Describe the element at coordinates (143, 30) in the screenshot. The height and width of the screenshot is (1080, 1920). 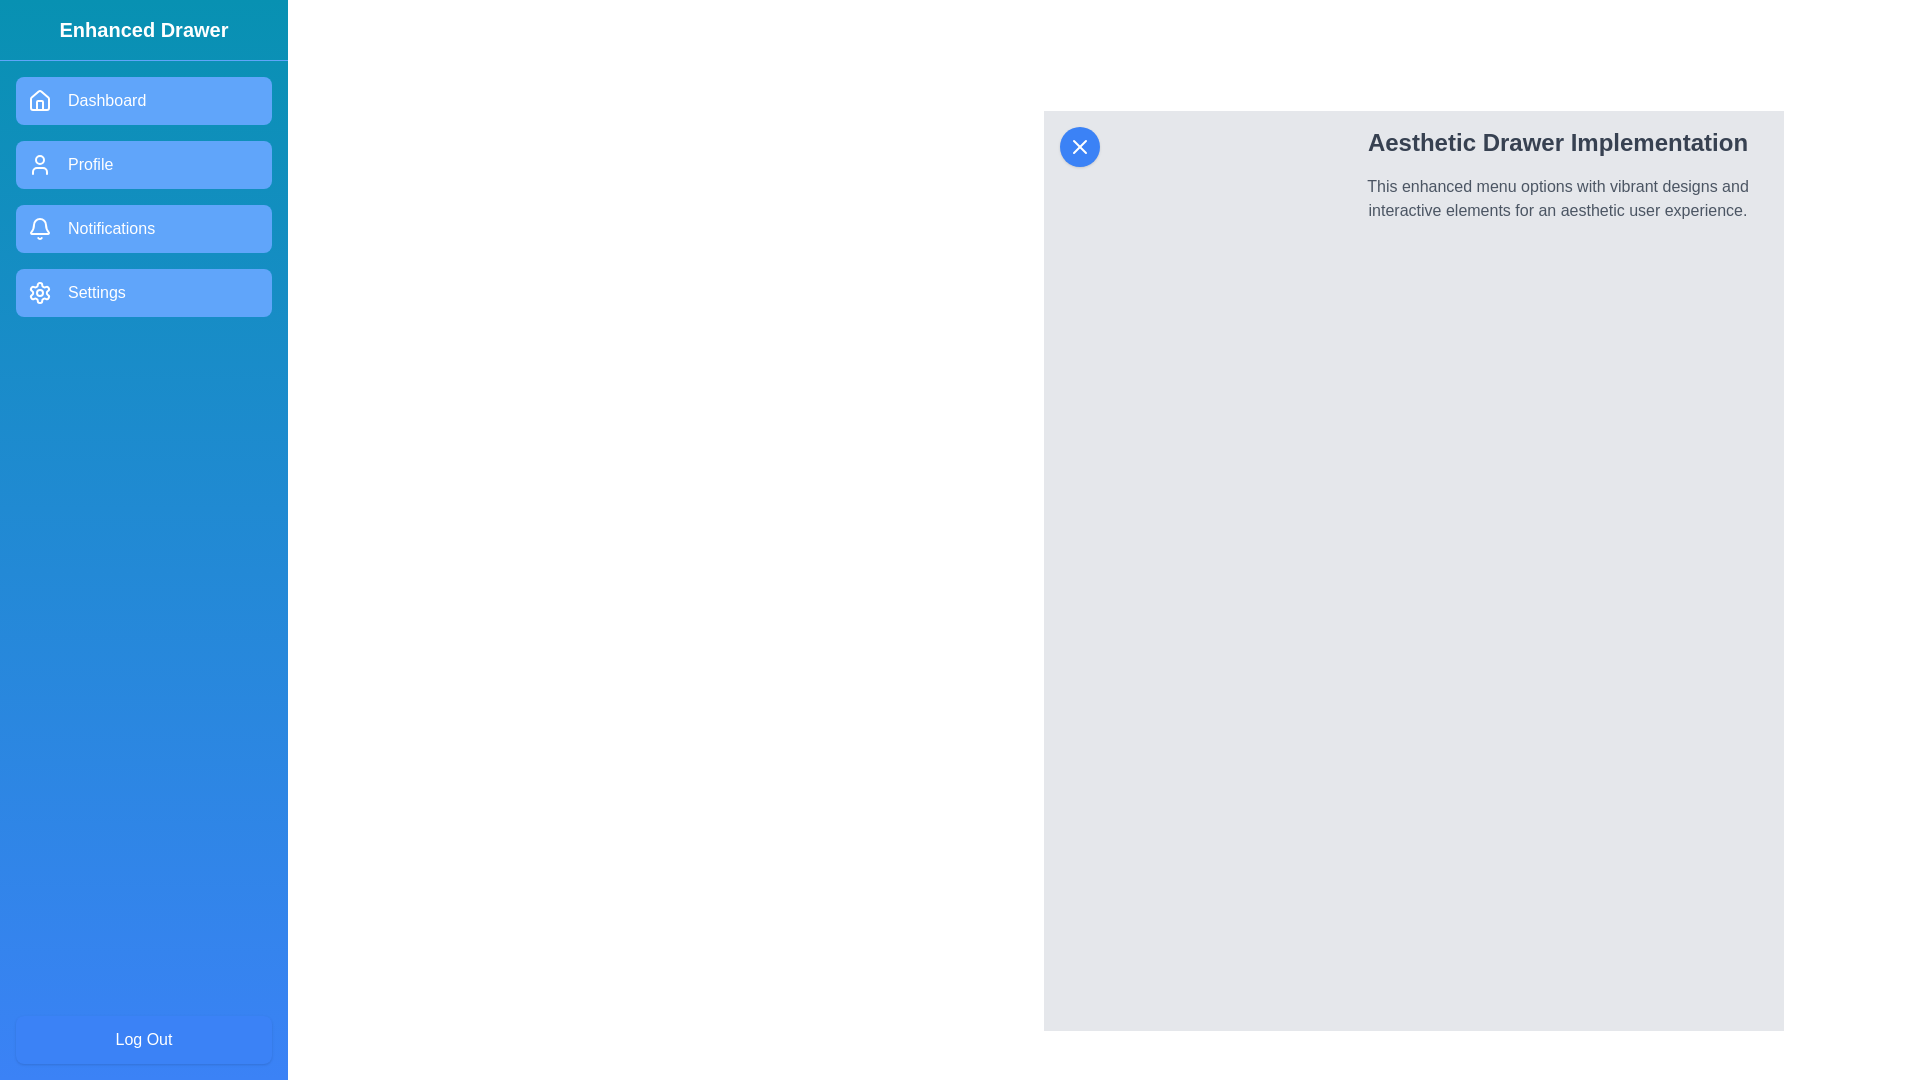
I see `the text display element labeled 'Enhanced Drawer' located at the top of the left sidebar` at that location.